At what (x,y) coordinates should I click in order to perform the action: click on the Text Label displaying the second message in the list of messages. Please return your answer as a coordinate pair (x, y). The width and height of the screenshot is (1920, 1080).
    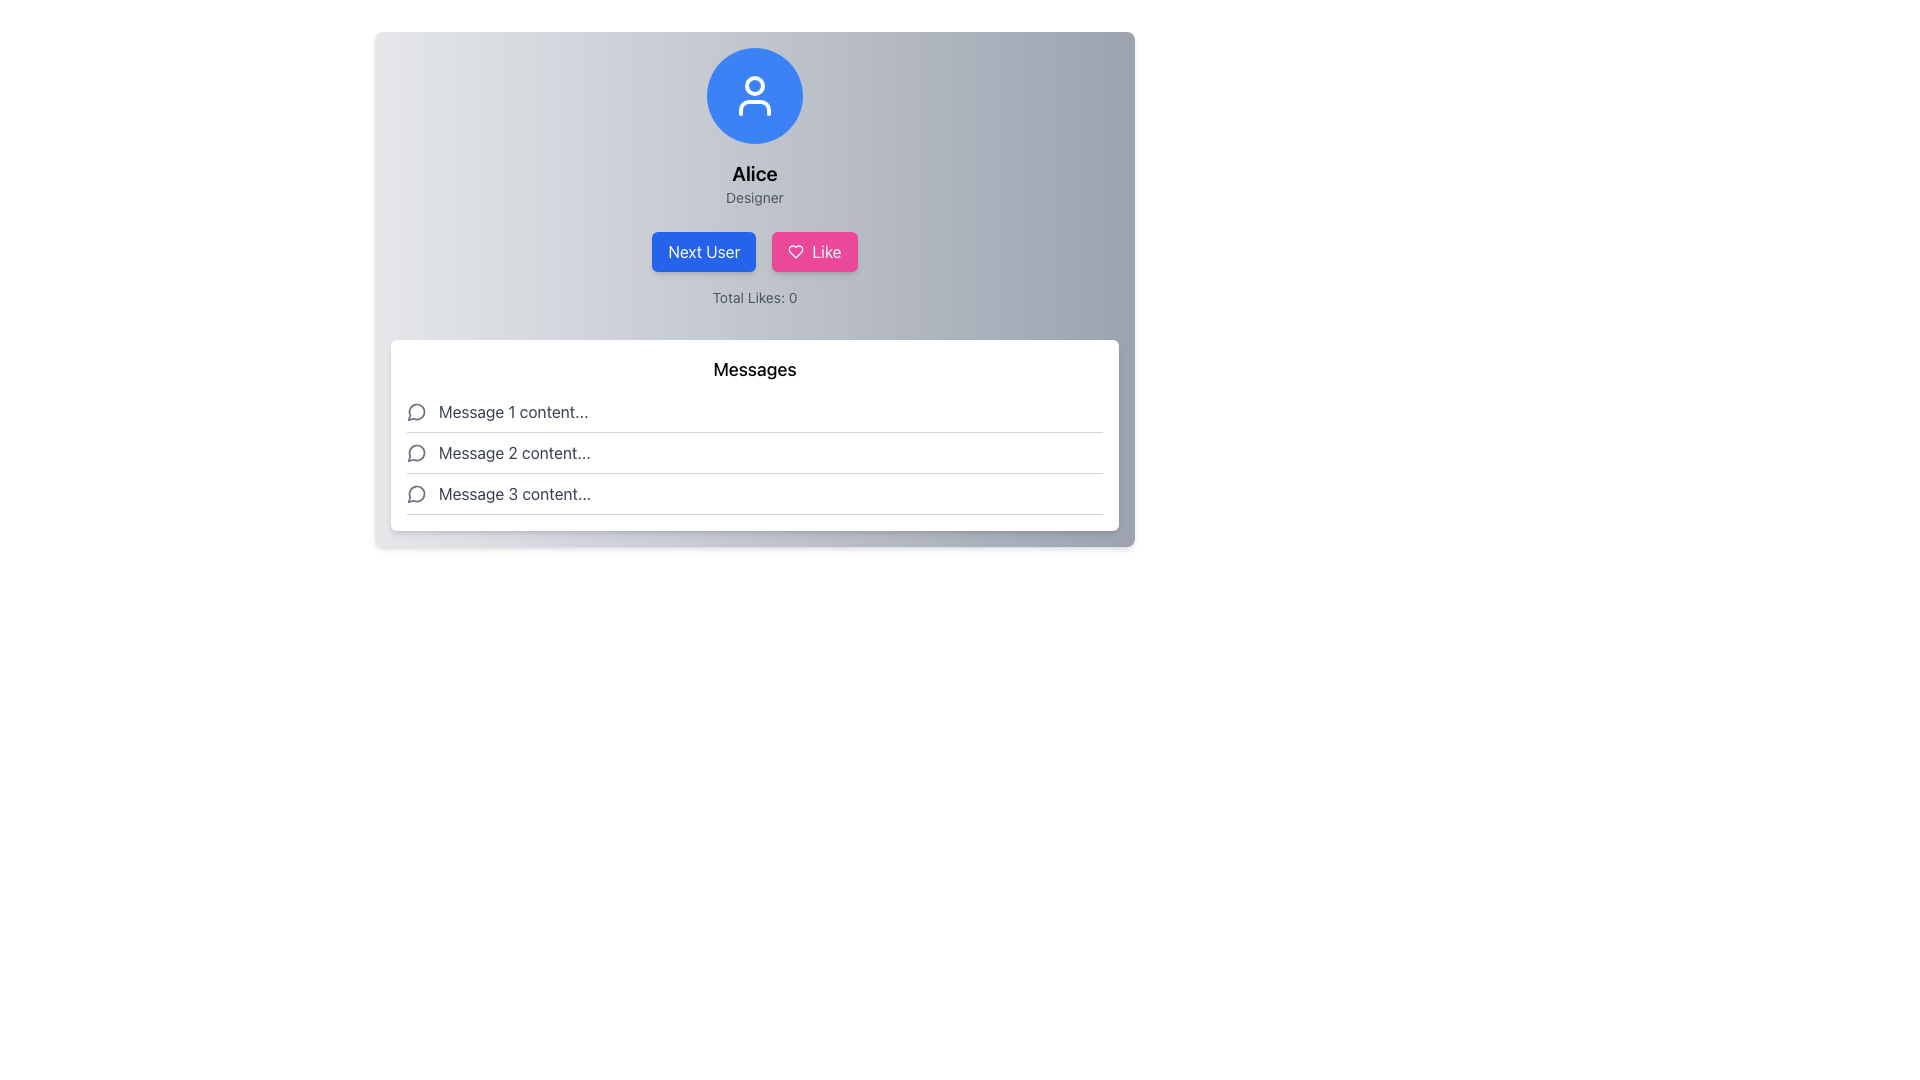
    Looking at the image, I should click on (514, 452).